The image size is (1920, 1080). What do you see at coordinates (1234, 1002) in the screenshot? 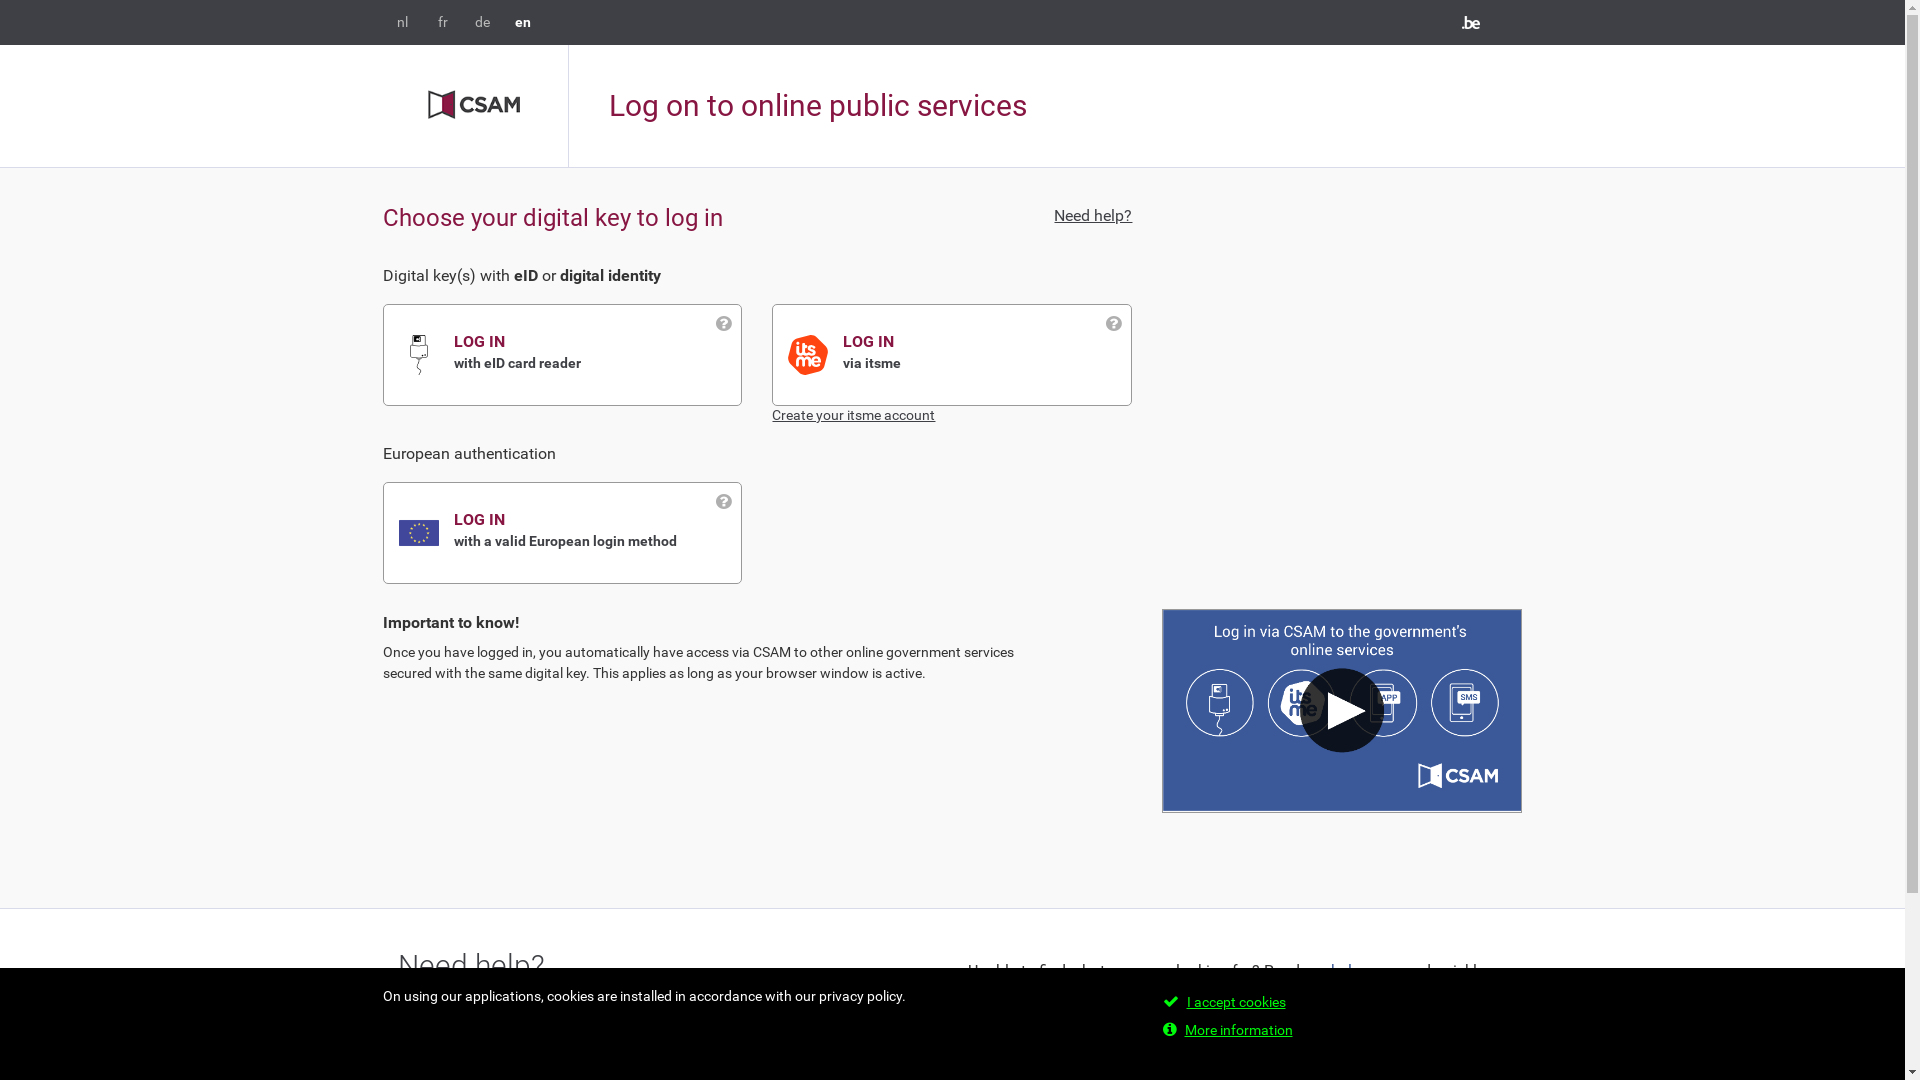
I see `'I accept cookies'` at bounding box center [1234, 1002].